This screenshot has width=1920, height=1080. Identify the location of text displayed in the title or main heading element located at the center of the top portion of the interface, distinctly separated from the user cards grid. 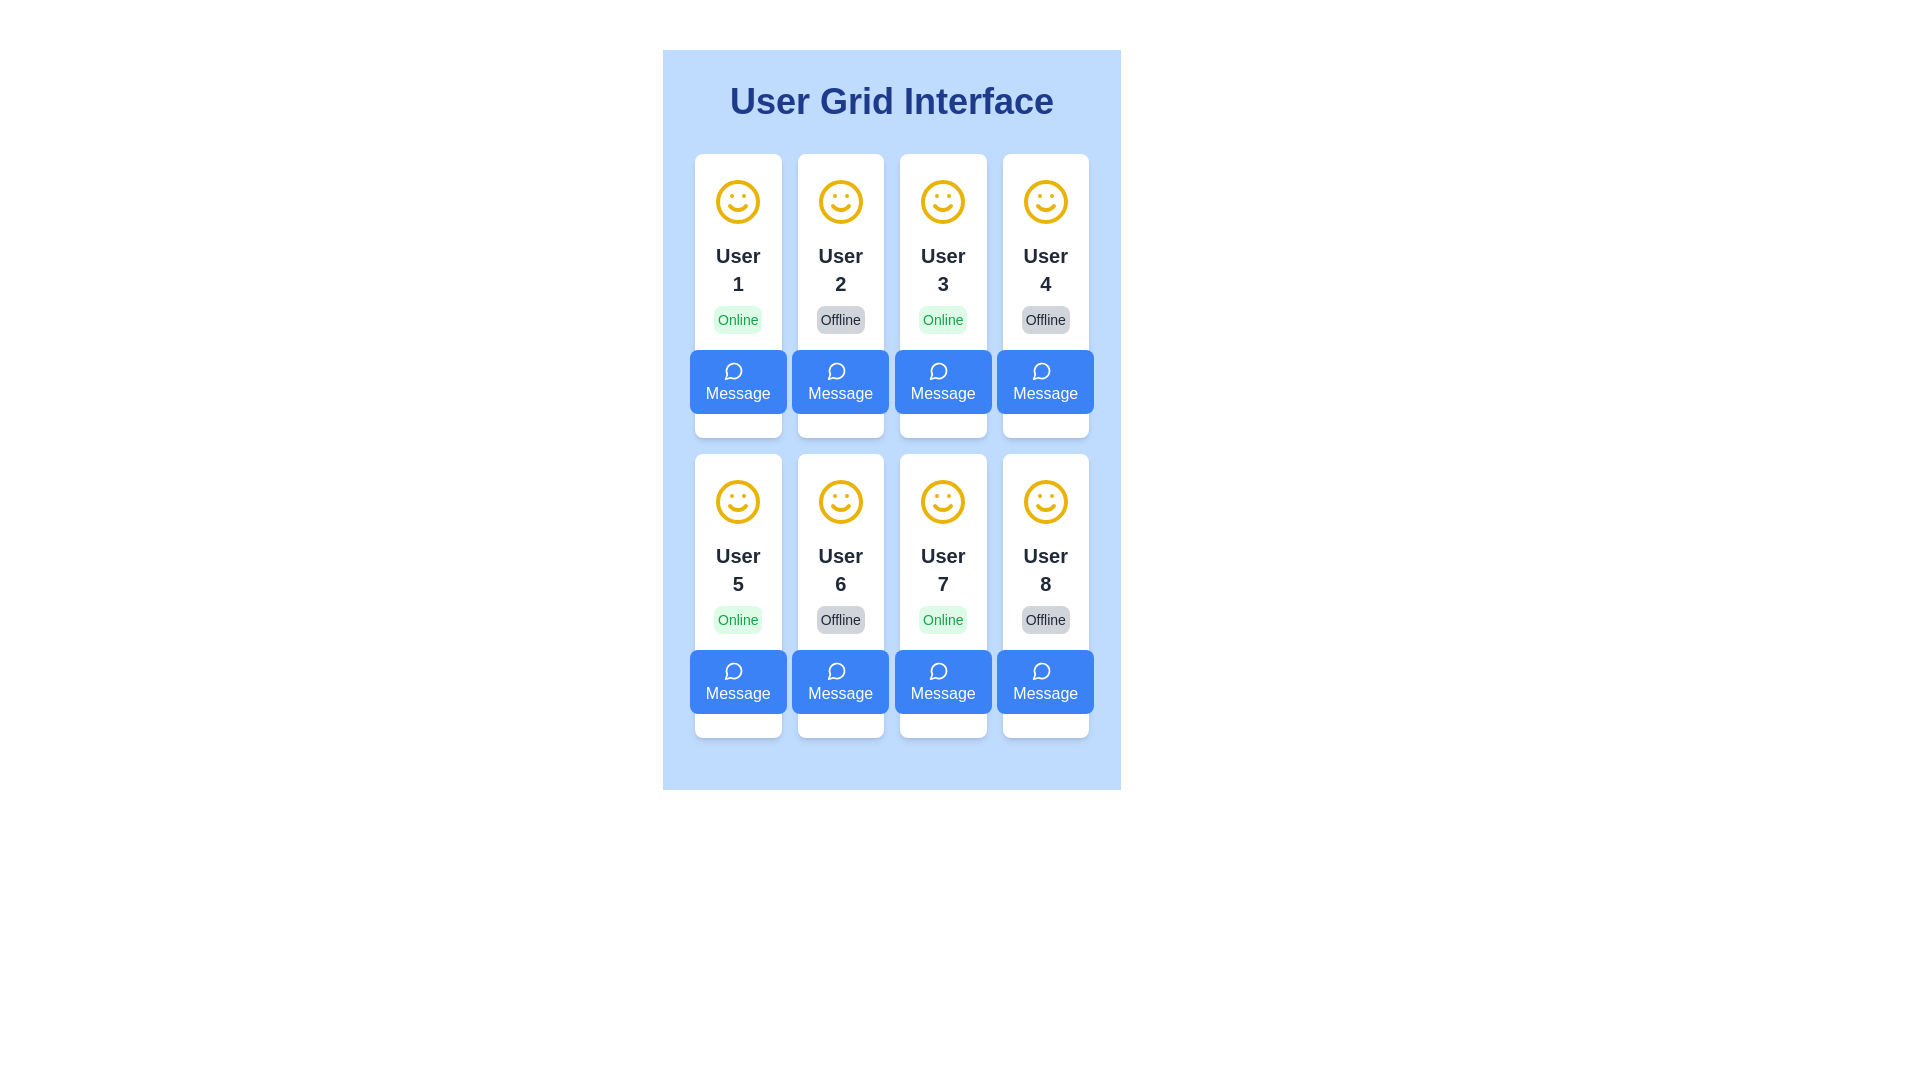
(891, 101).